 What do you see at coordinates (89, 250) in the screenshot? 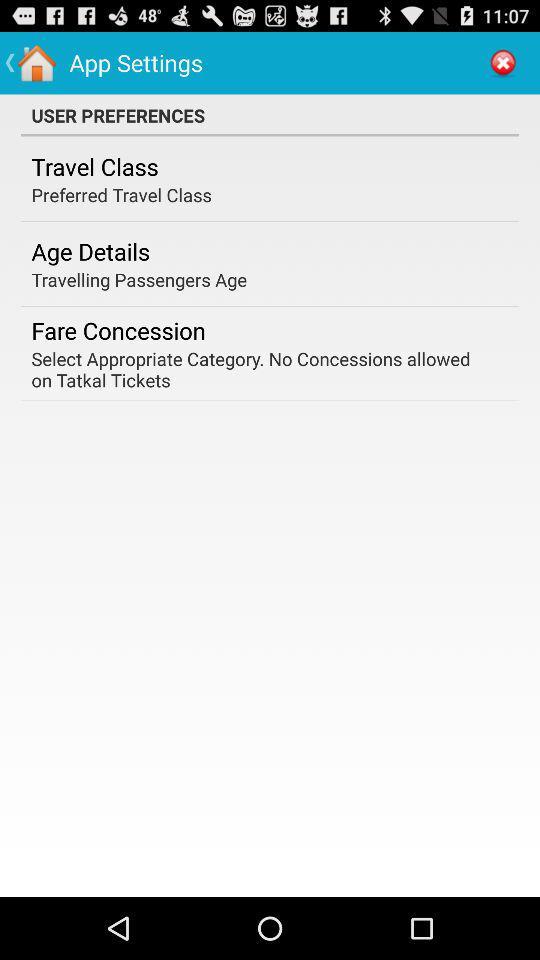
I see `age details item` at bounding box center [89, 250].